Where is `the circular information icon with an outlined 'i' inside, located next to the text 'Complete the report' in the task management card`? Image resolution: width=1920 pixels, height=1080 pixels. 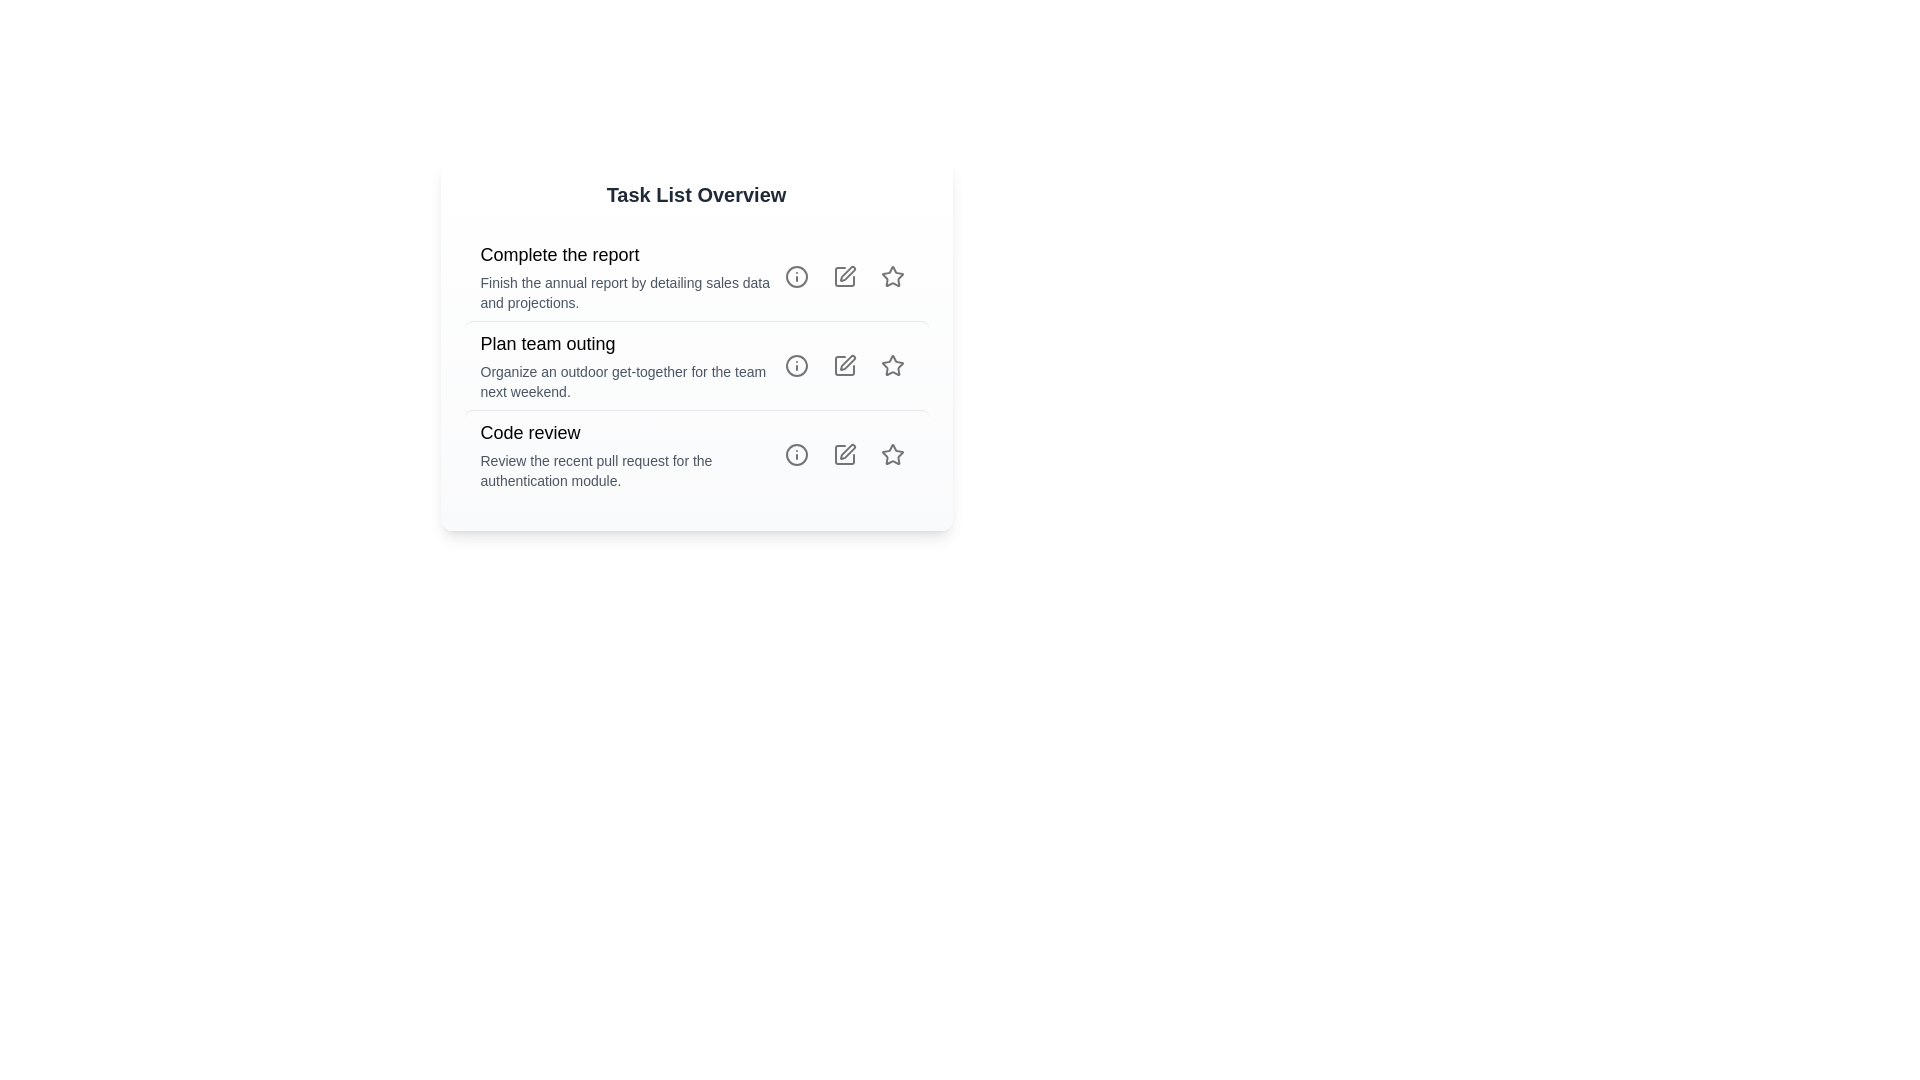 the circular information icon with an outlined 'i' inside, located next to the text 'Complete the report' in the task management card is located at coordinates (795, 277).